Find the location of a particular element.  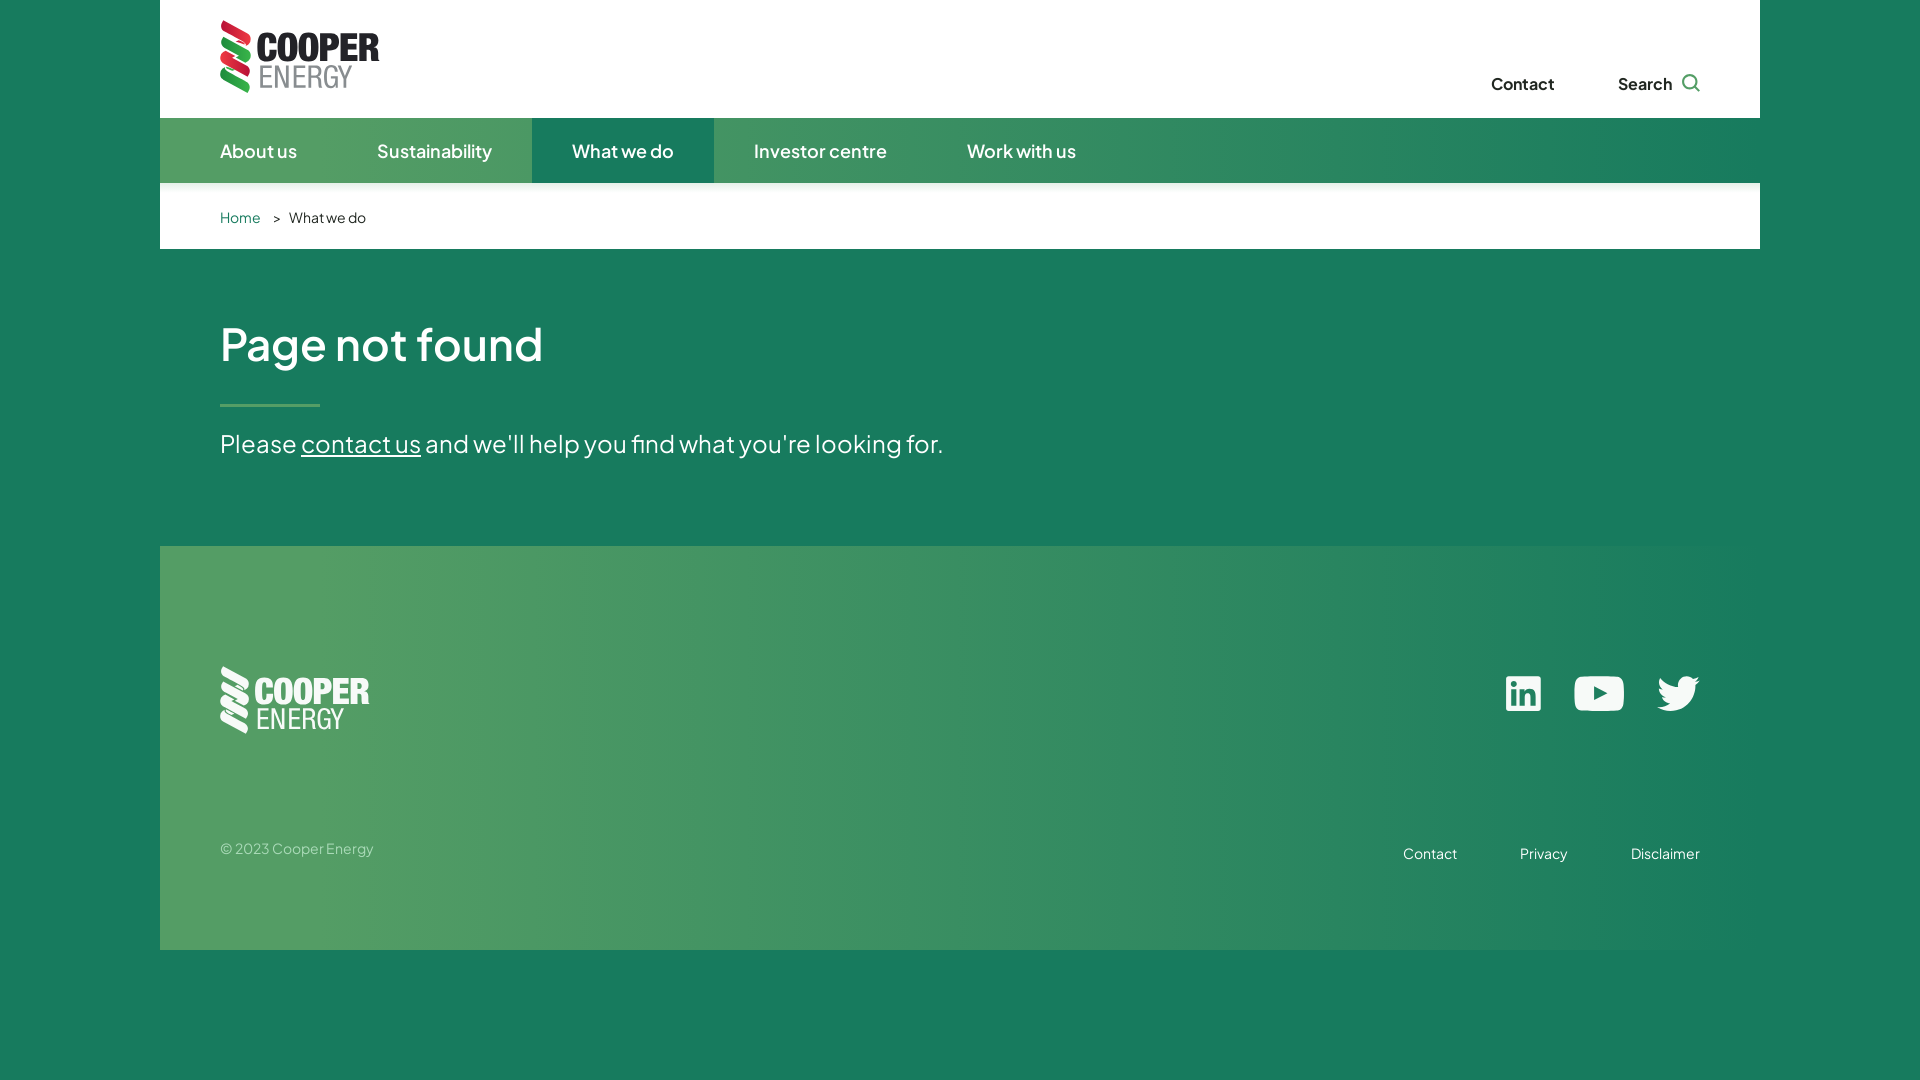

'Work with us' is located at coordinates (1021, 149).